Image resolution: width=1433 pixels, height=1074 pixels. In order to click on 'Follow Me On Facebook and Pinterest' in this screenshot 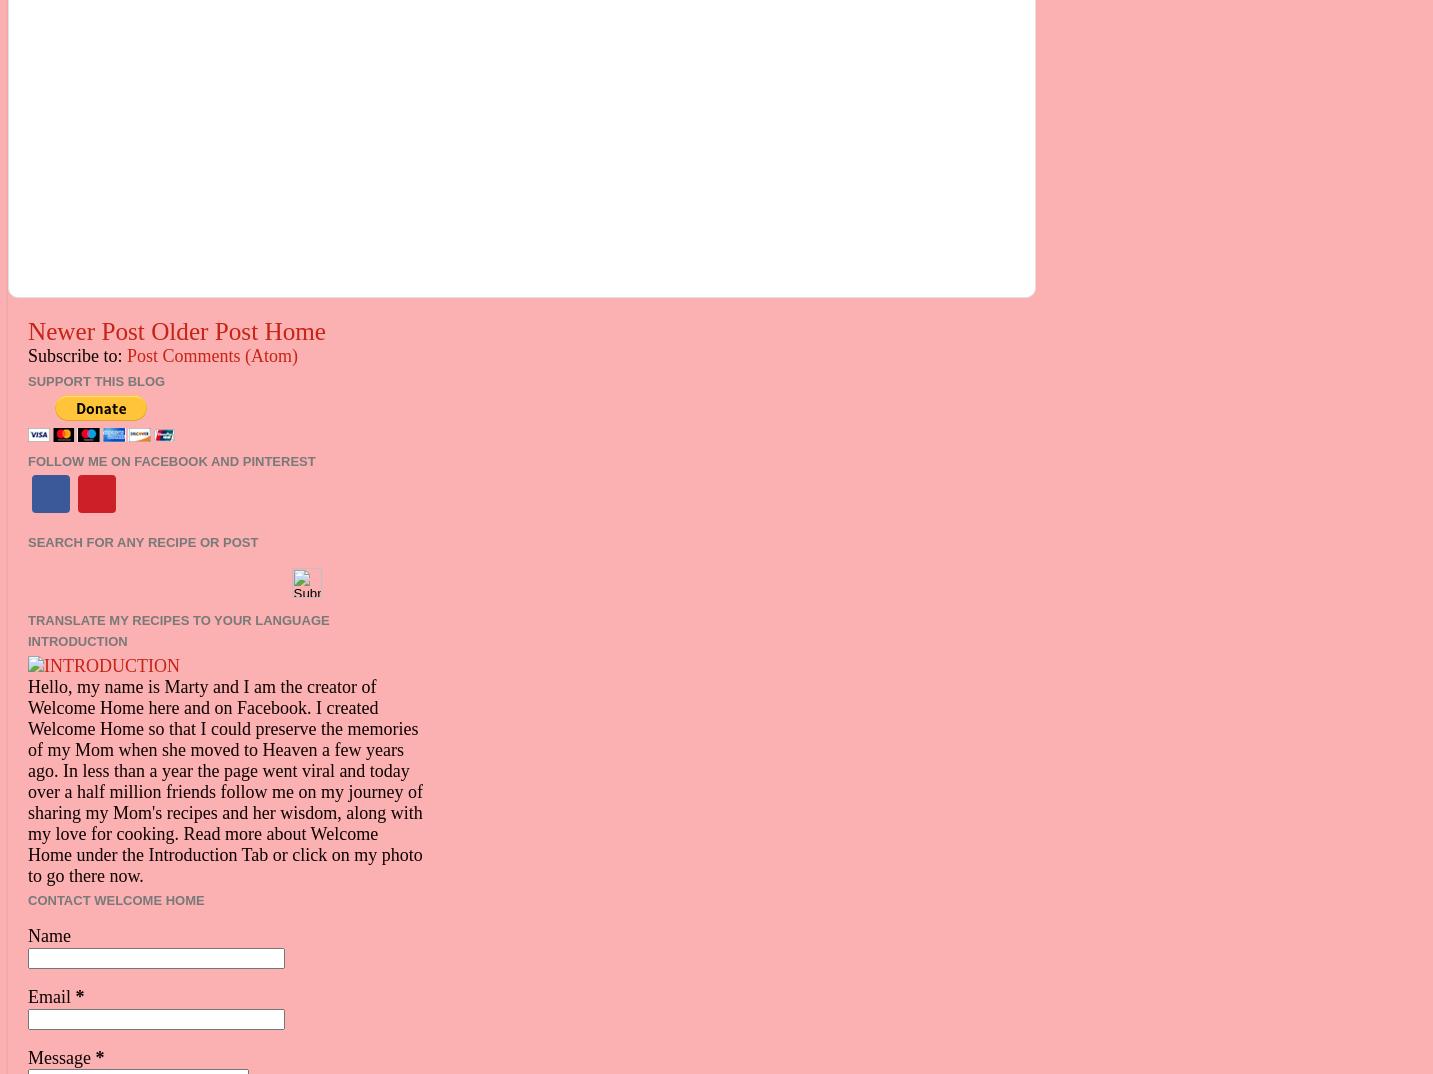, I will do `click(171, 459)`.